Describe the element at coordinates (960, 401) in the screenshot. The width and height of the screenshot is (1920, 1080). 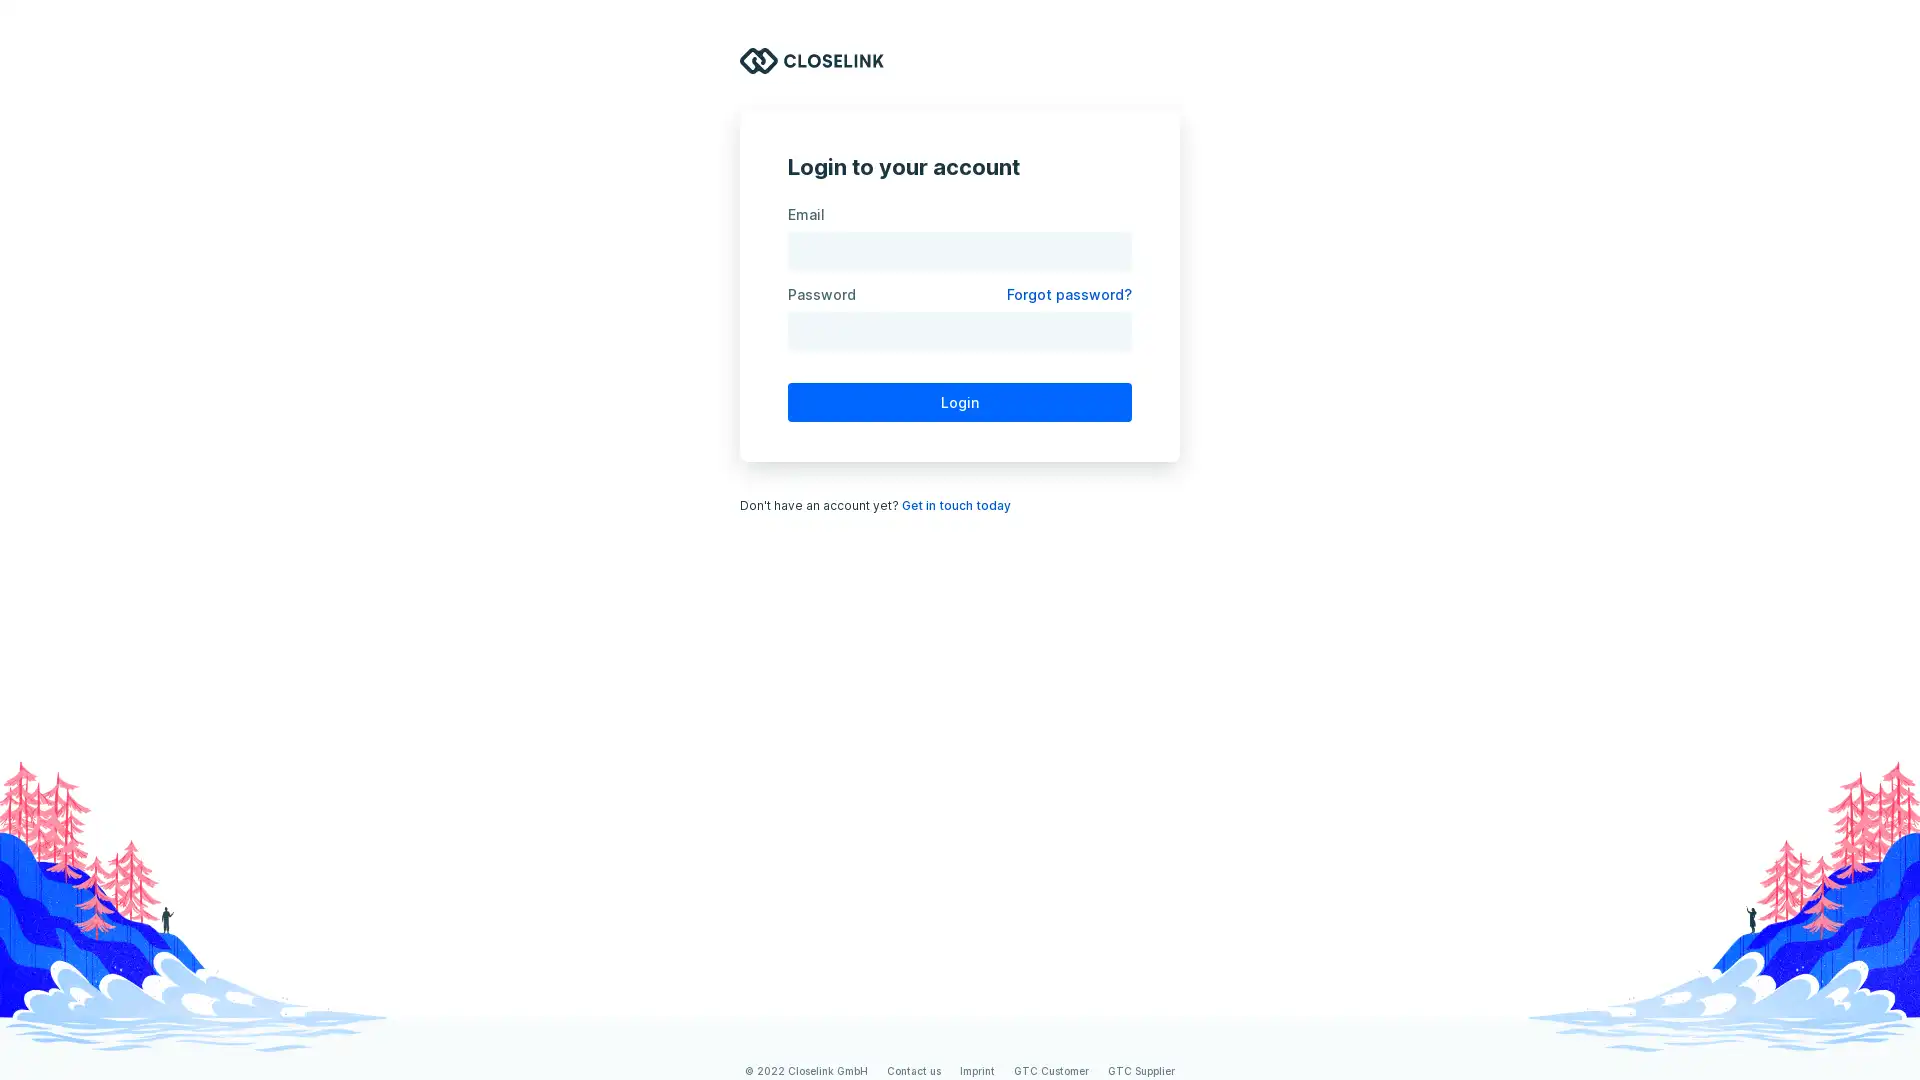
I see `Login` at that location.